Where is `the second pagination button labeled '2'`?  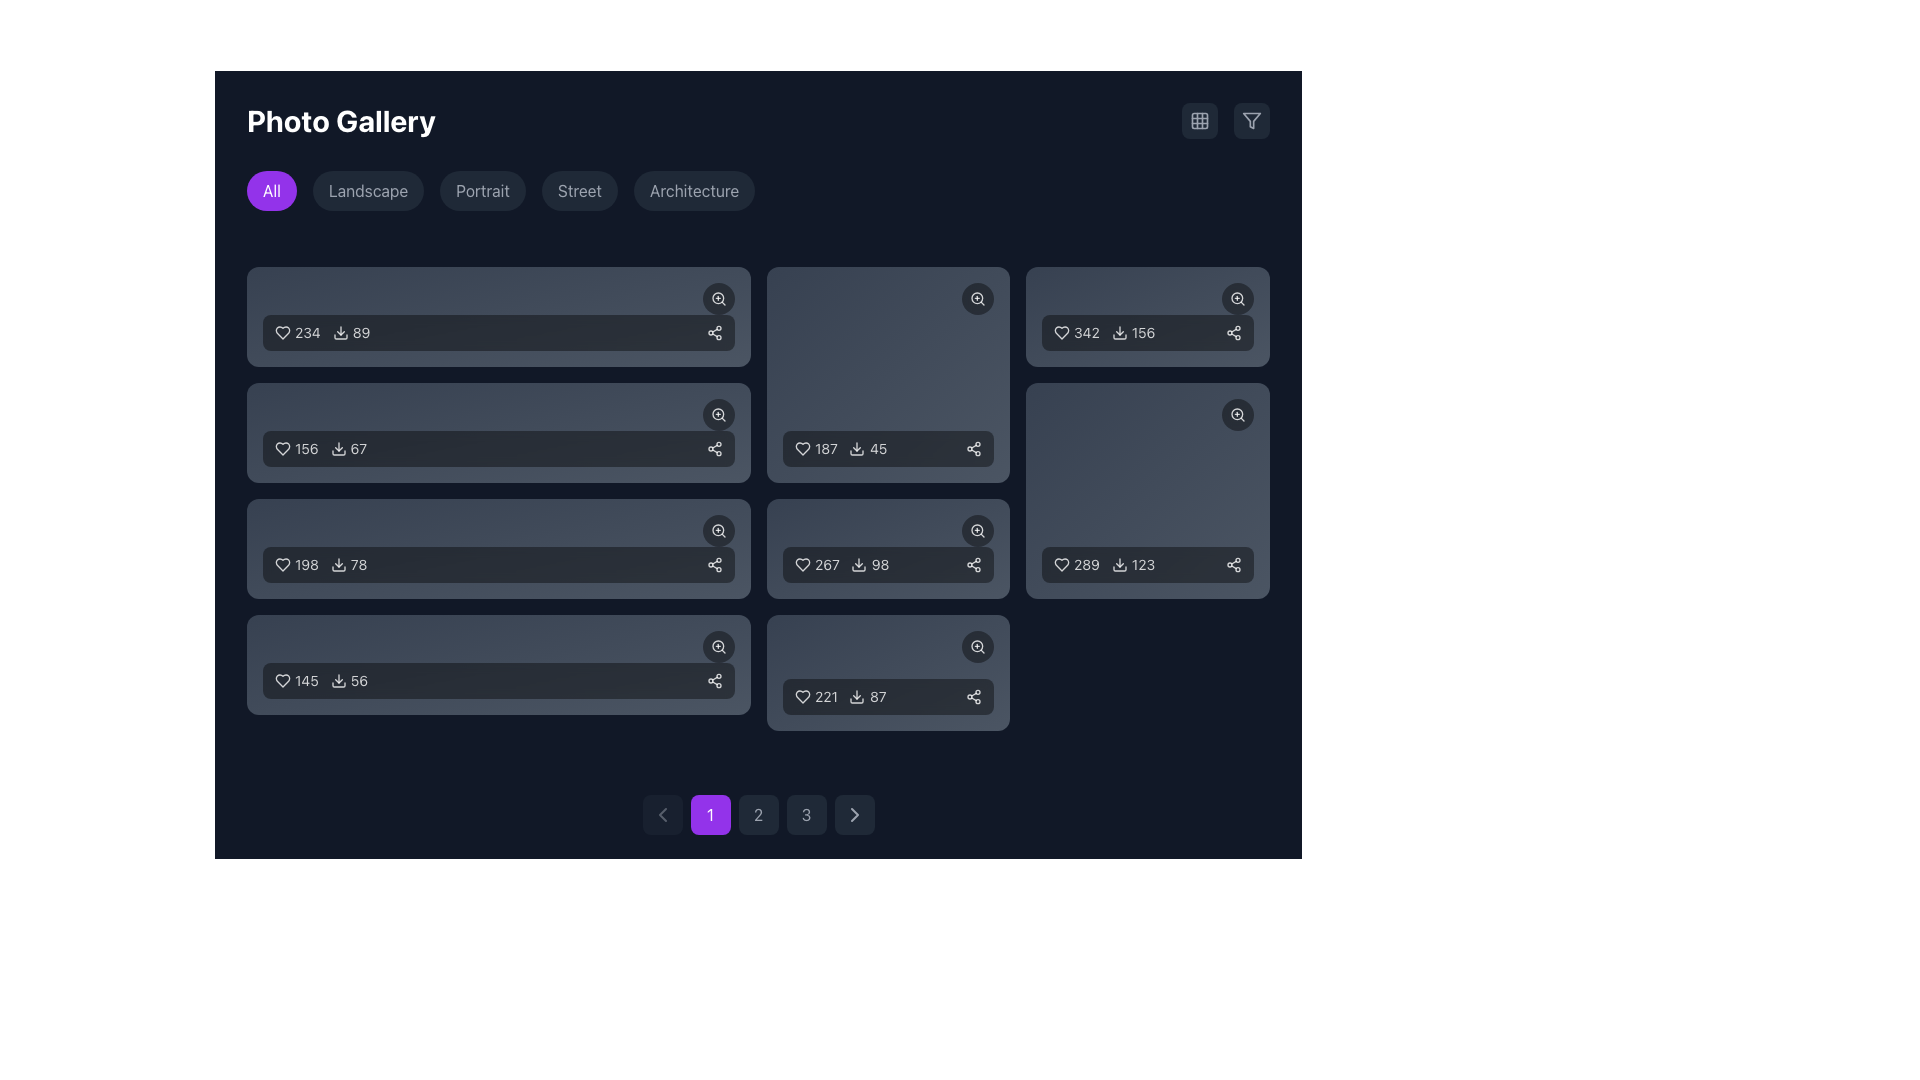 the second pagination button labeled '2' is located at coordinates (757, 797).